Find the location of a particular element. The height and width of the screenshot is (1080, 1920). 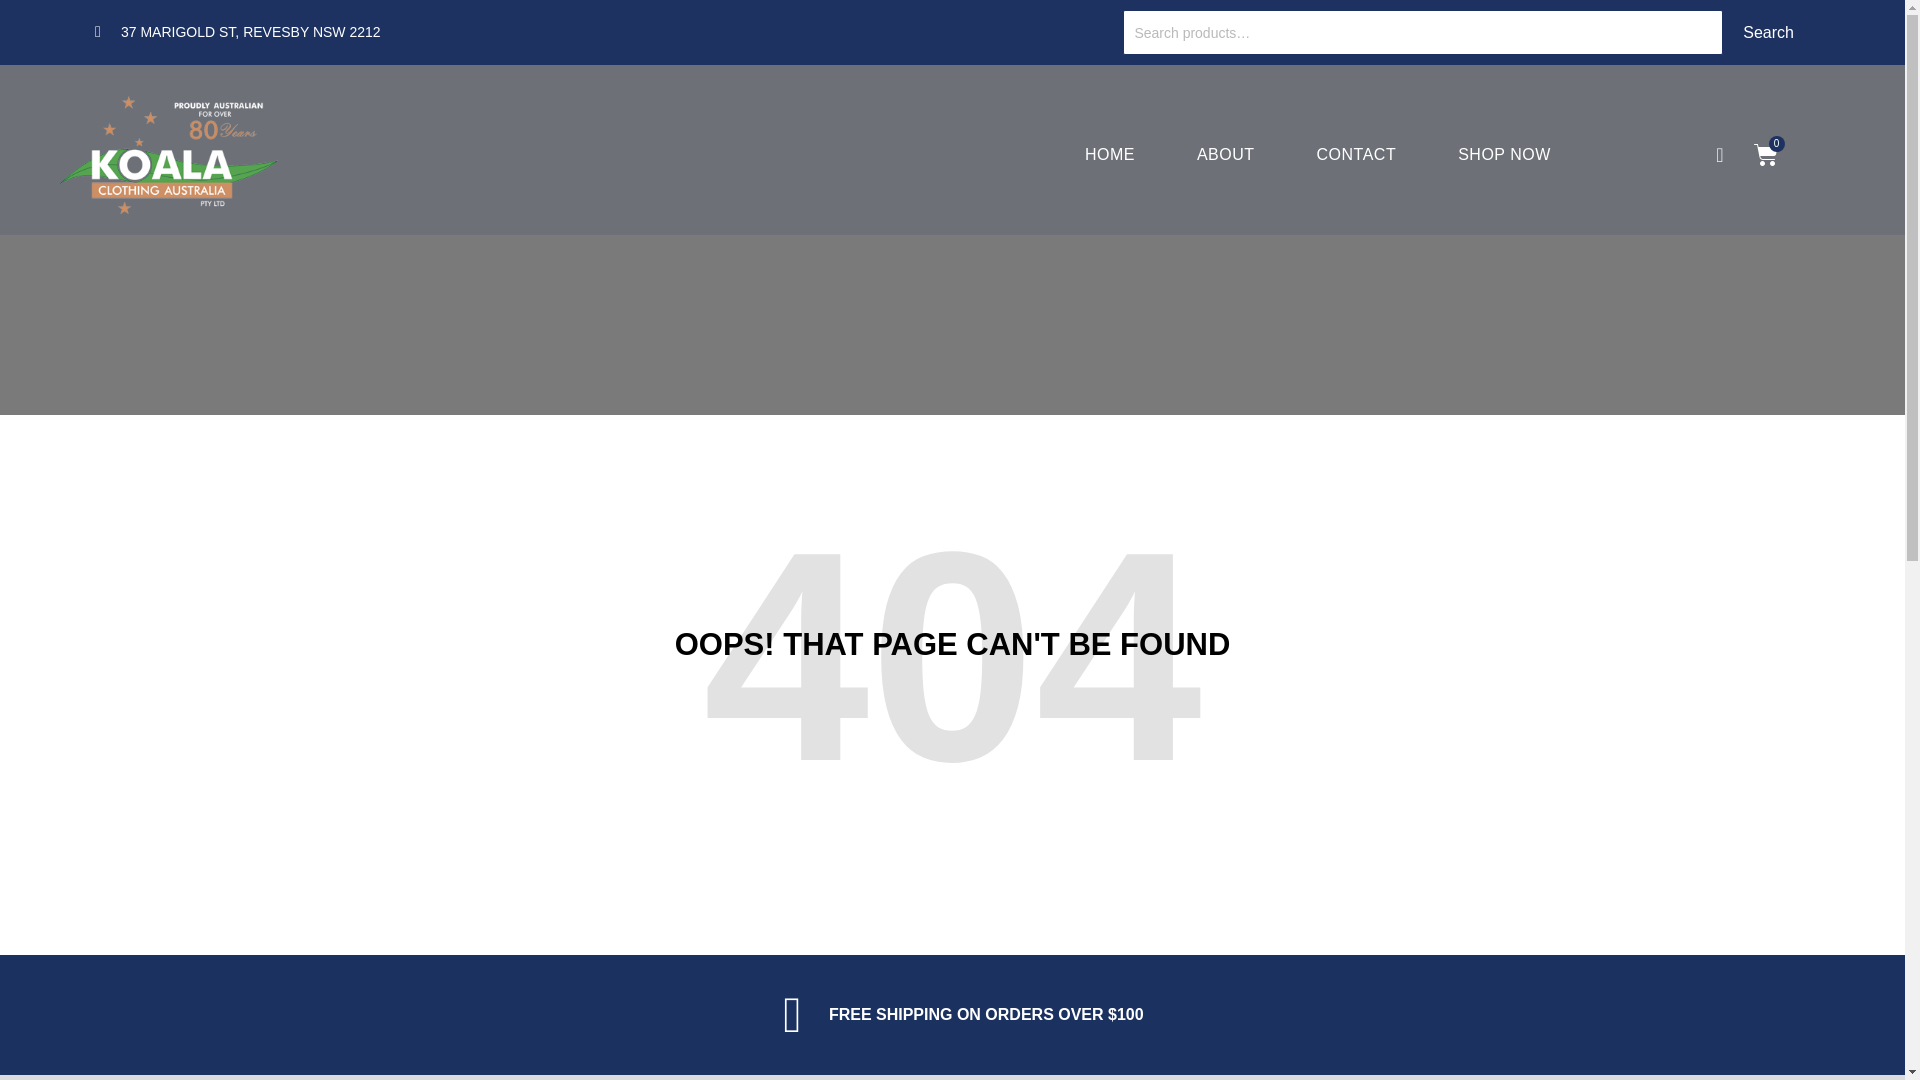

'0 is located at coordinates (1766, 153).